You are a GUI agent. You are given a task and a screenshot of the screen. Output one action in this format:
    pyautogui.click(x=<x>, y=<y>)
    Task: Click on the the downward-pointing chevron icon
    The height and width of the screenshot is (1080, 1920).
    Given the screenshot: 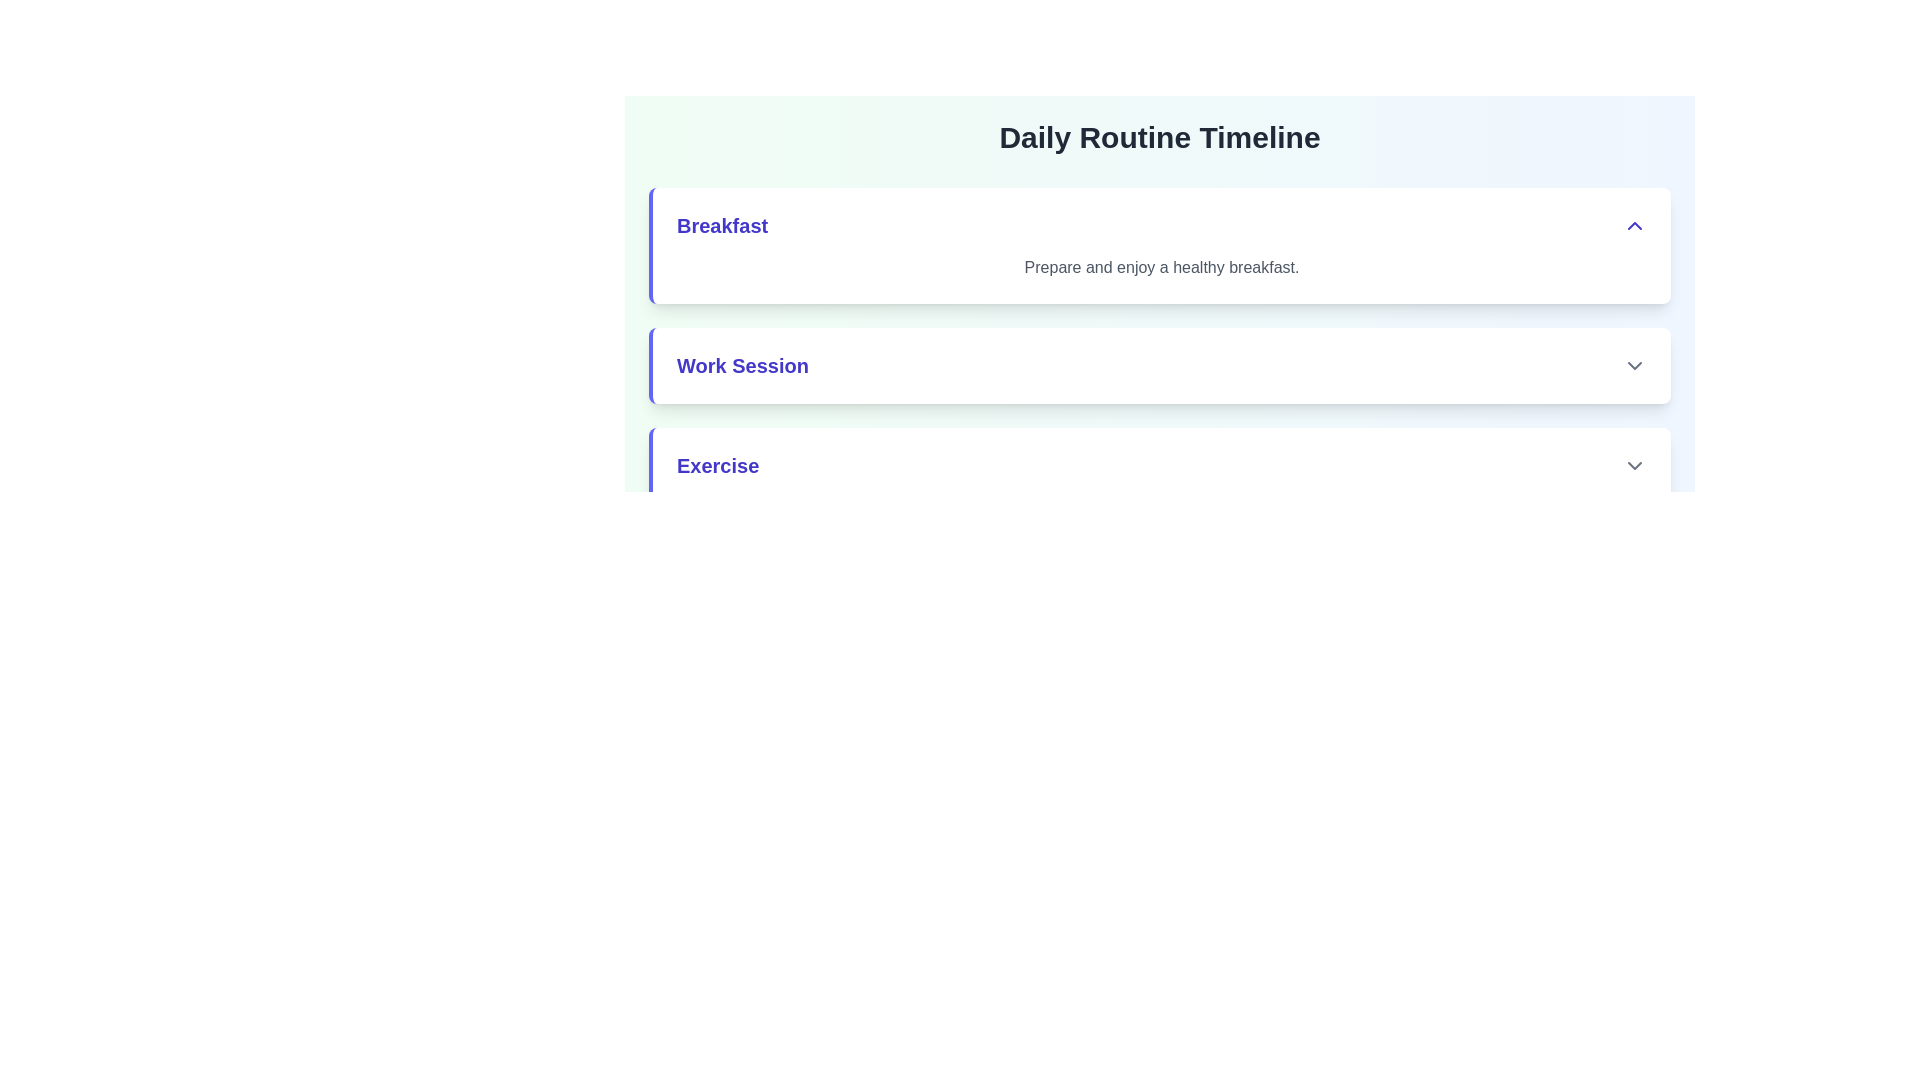 What is the action you would take?
    pyautogui.click(x=1635, y=366)
    